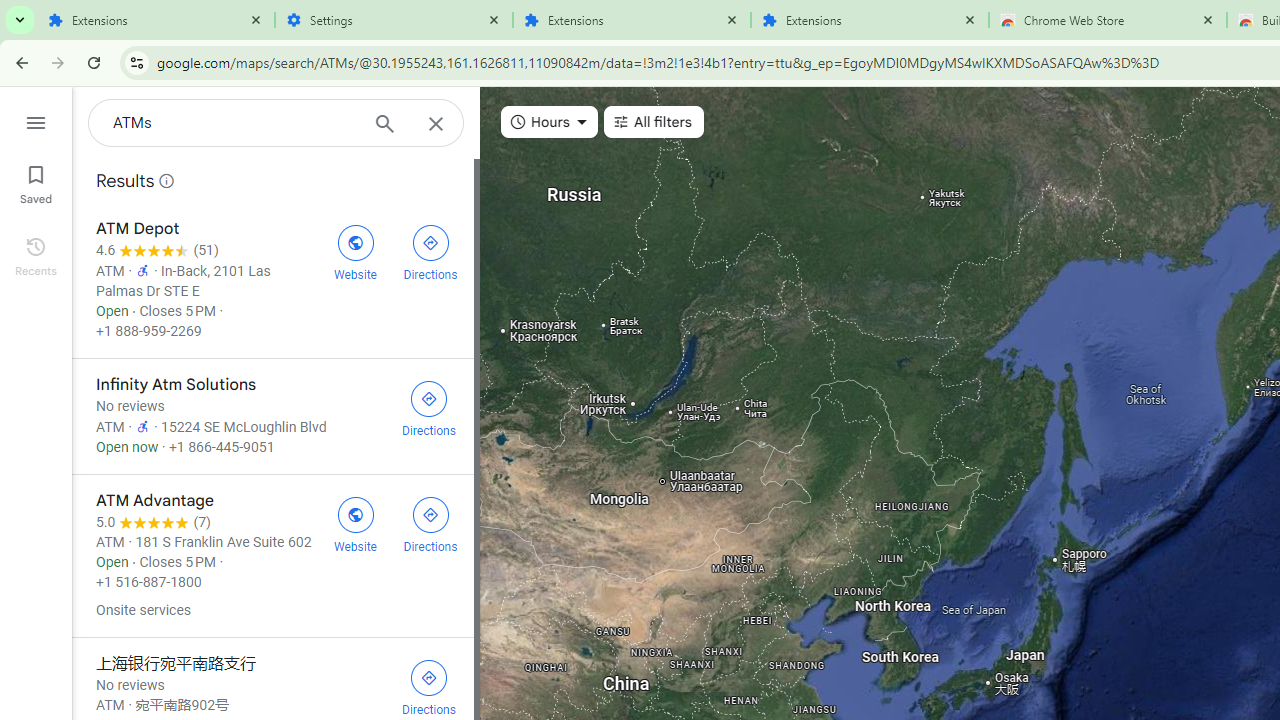 The height and width of the screenshot is (720, 1280). Describe the element at coordinates (653, 122) in the screenshot. I see `'All filters'` at that location.